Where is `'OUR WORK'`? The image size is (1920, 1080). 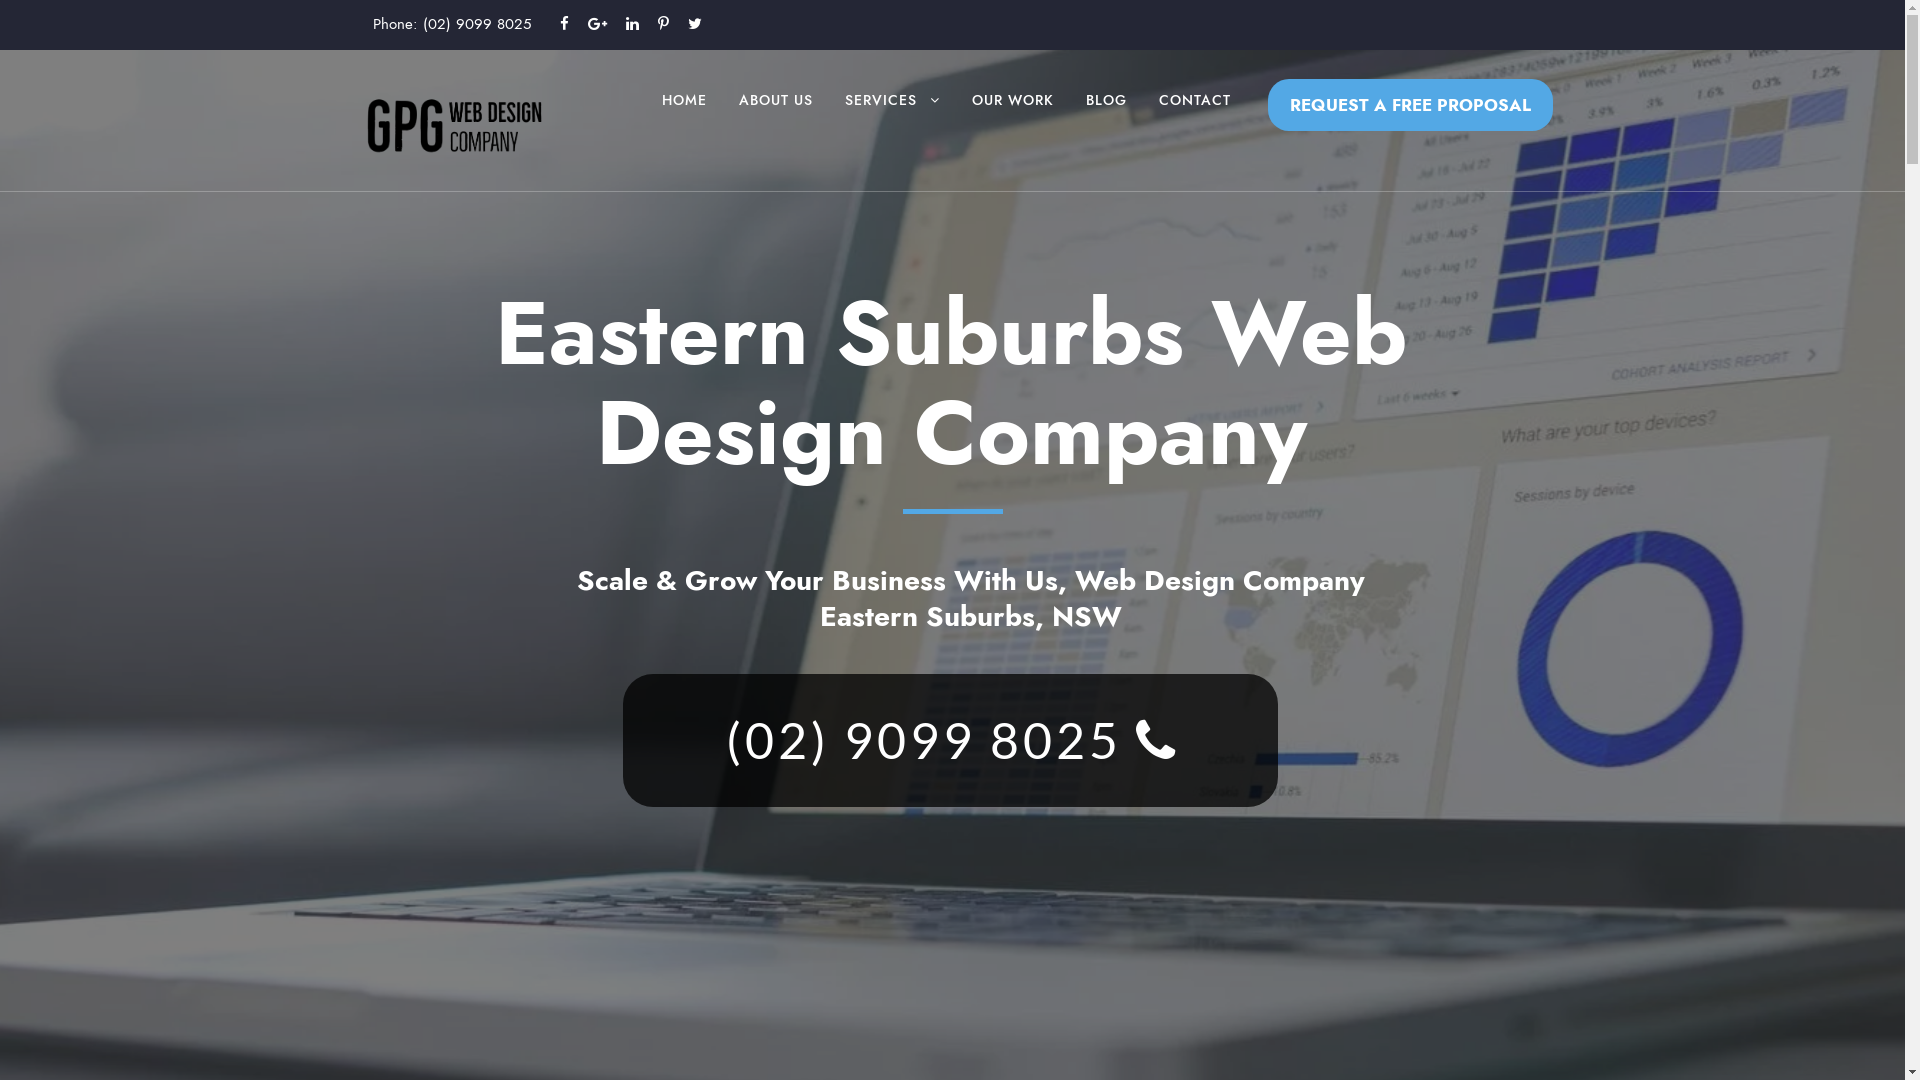
'OUR WORK' is located at coordinates (1012, 119).